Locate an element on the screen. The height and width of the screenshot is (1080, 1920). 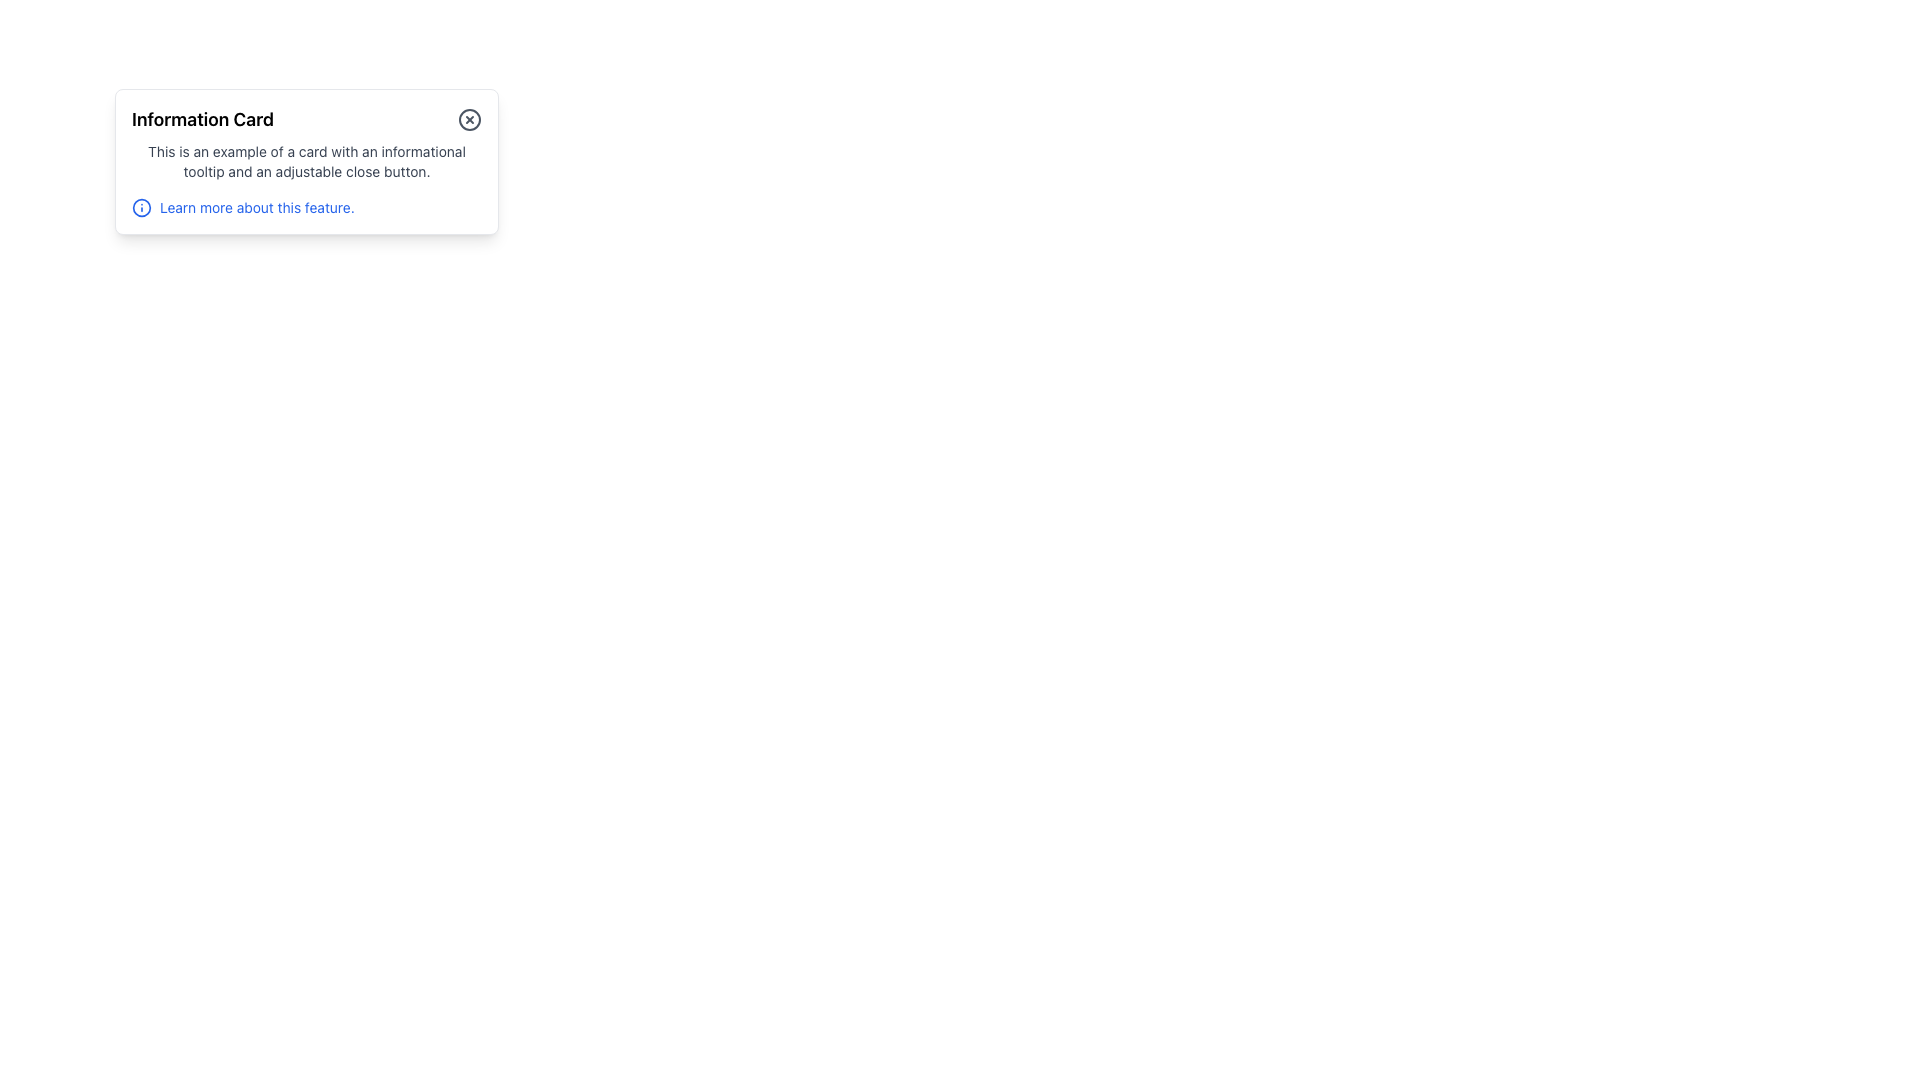
the circular close icon located in the top-right corner of the 'Information Card' tooltip, which changes color to red when hovered over is located at coordinates (469, 119).